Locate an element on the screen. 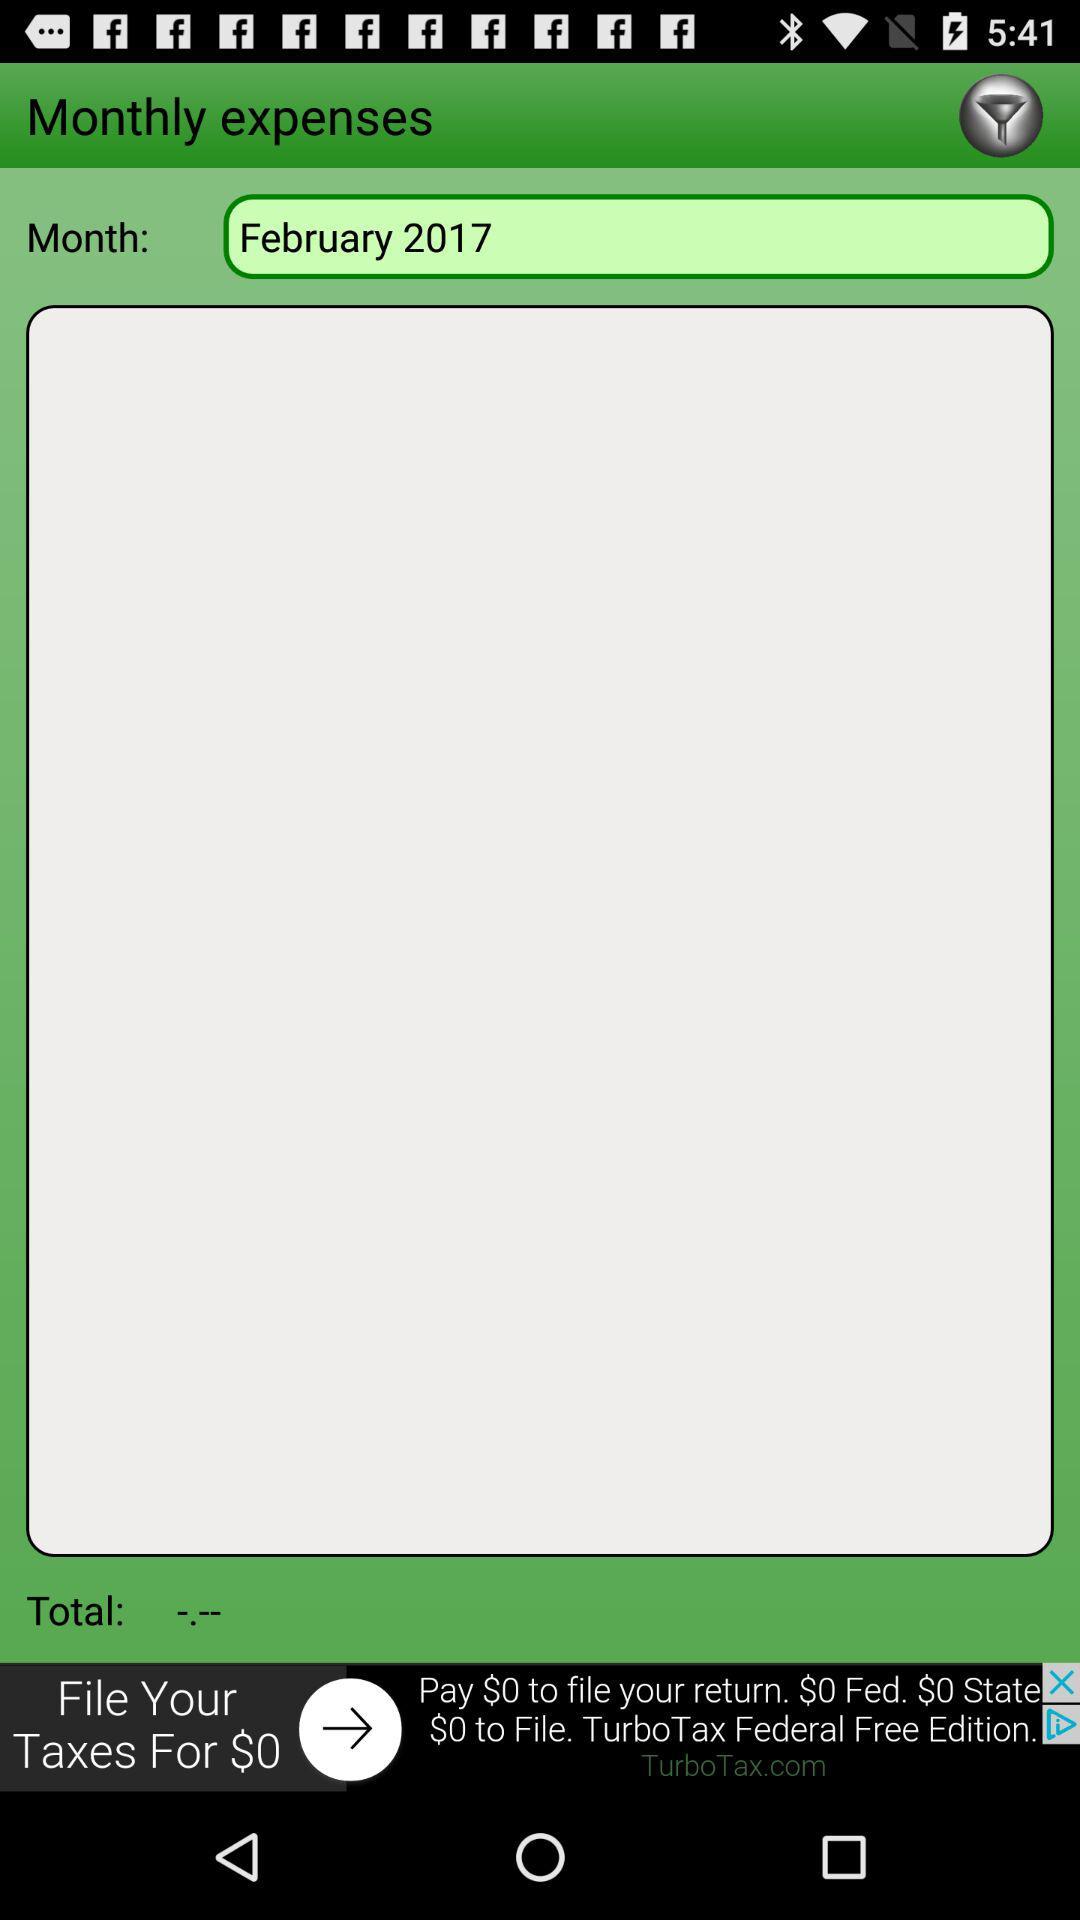 The height and width of the screenshot is (1920, 1080). advertisement click is located at coordinates (540, 1727).